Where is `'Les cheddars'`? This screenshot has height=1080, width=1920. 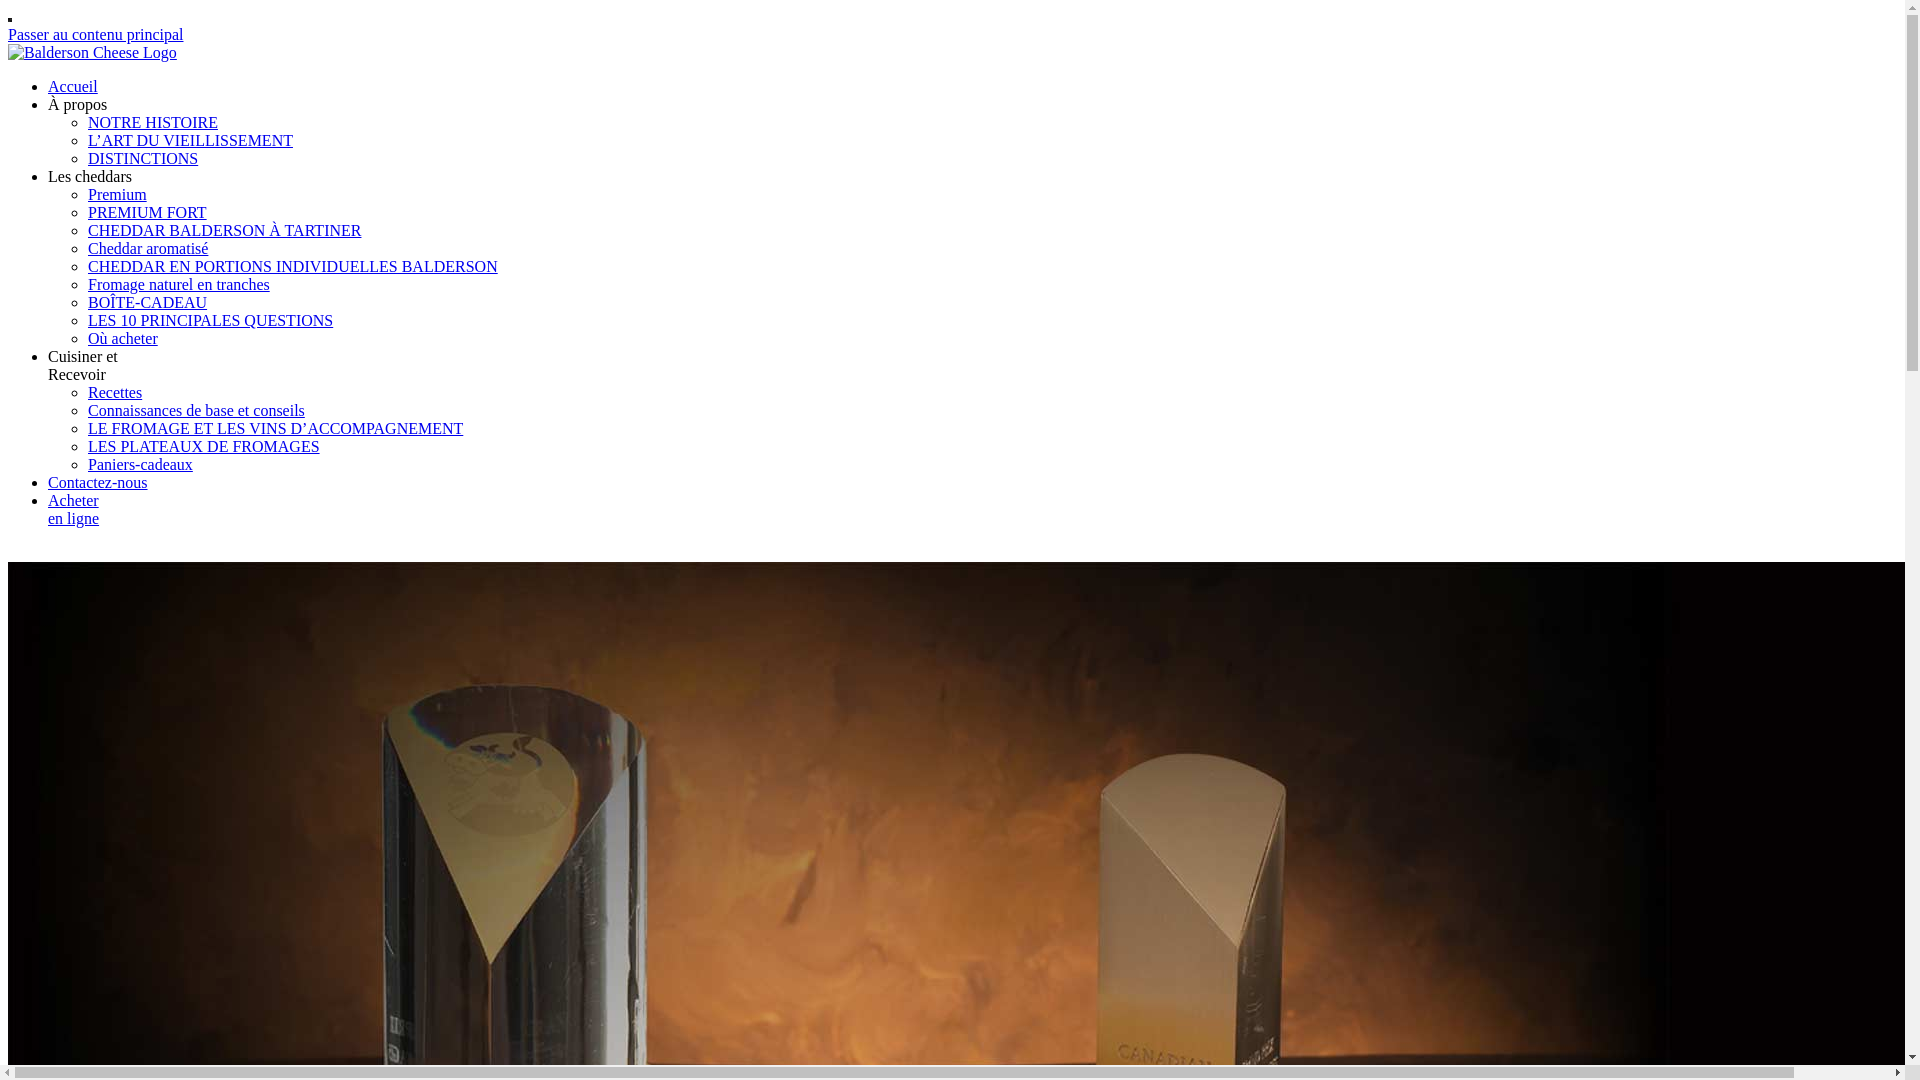
'Les cheddars' is located at coordinates (89, 175).